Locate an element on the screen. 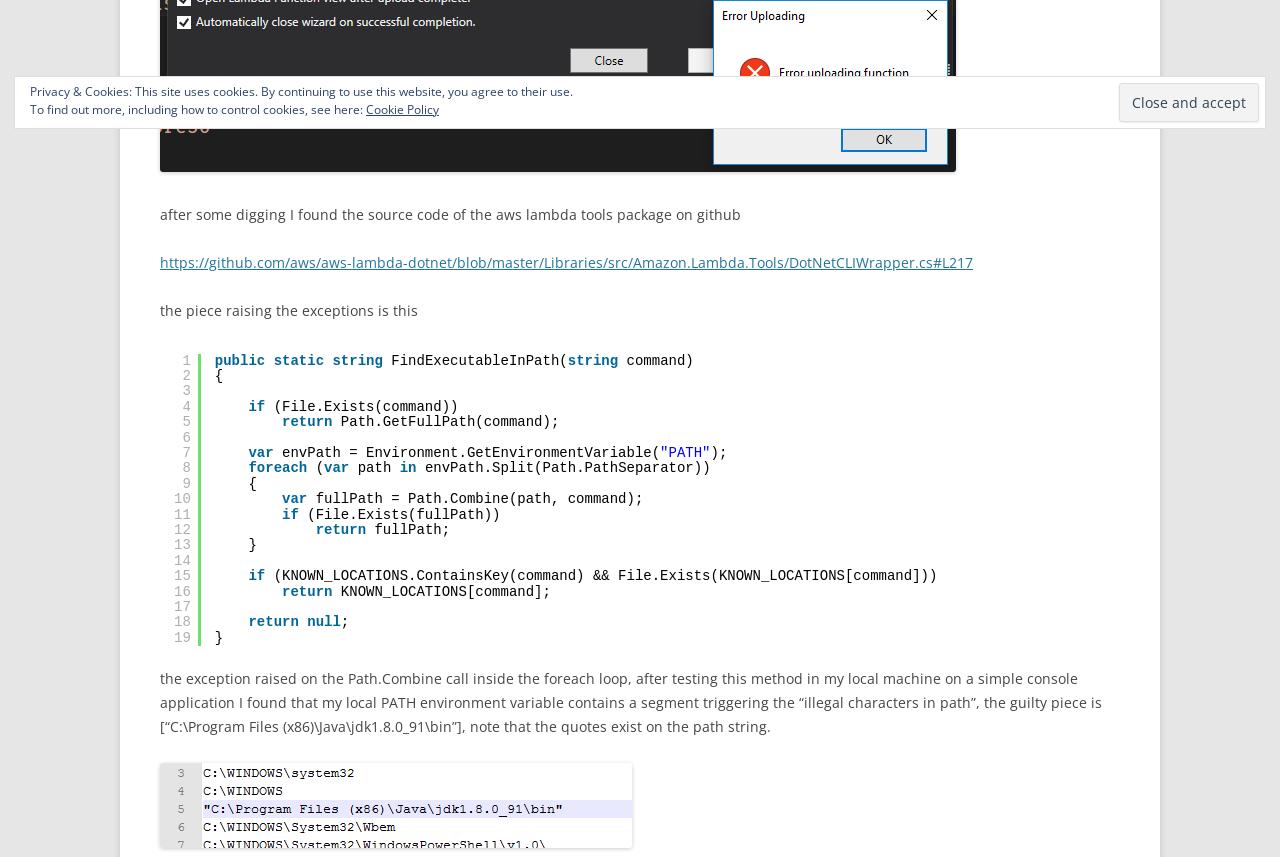 The width and height of the screenshot is (1280, 857). '13' is located at coordinates (173, 543).